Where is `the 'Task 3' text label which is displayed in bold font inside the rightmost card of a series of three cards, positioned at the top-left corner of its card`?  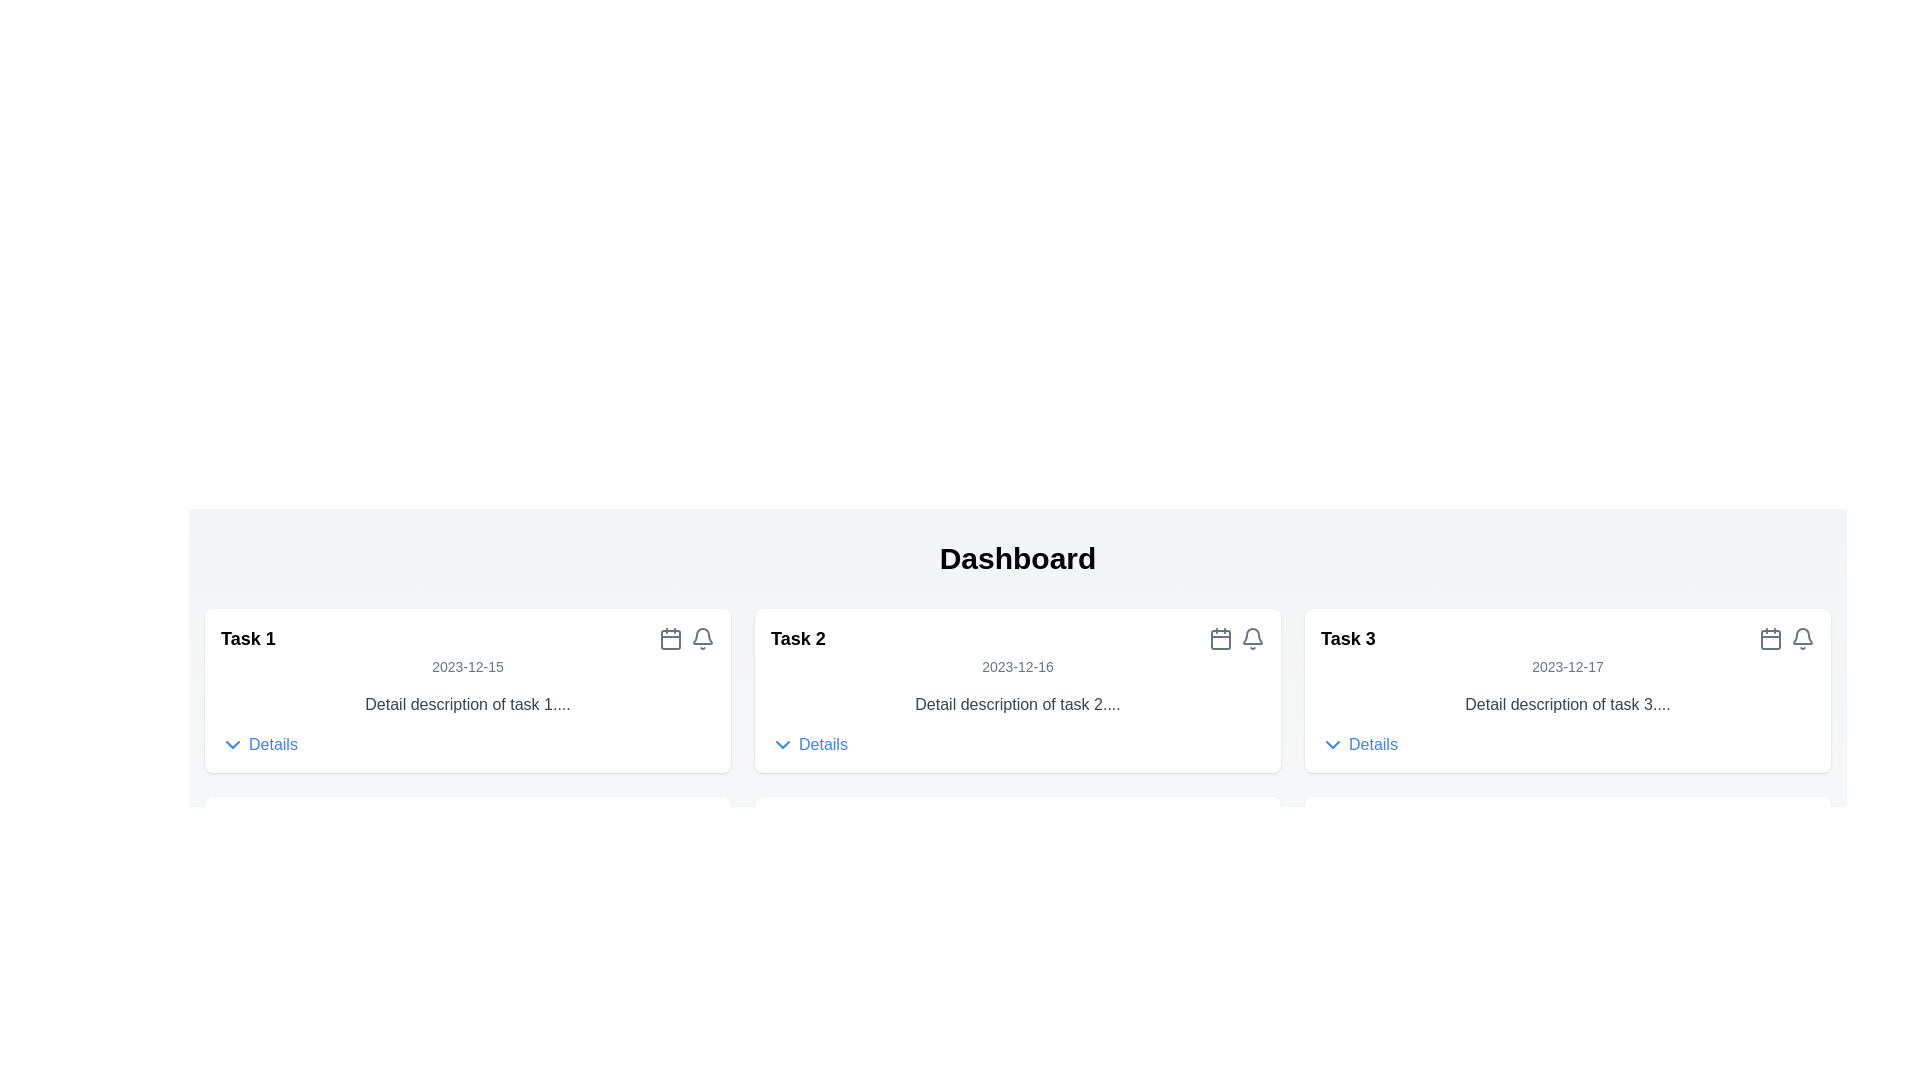
the 'Task 3' text label which is displayed in bold font inside the rightmost card of a series of three cards, positioned at the top-left corner of its card is located at coordinates (1348, 639).